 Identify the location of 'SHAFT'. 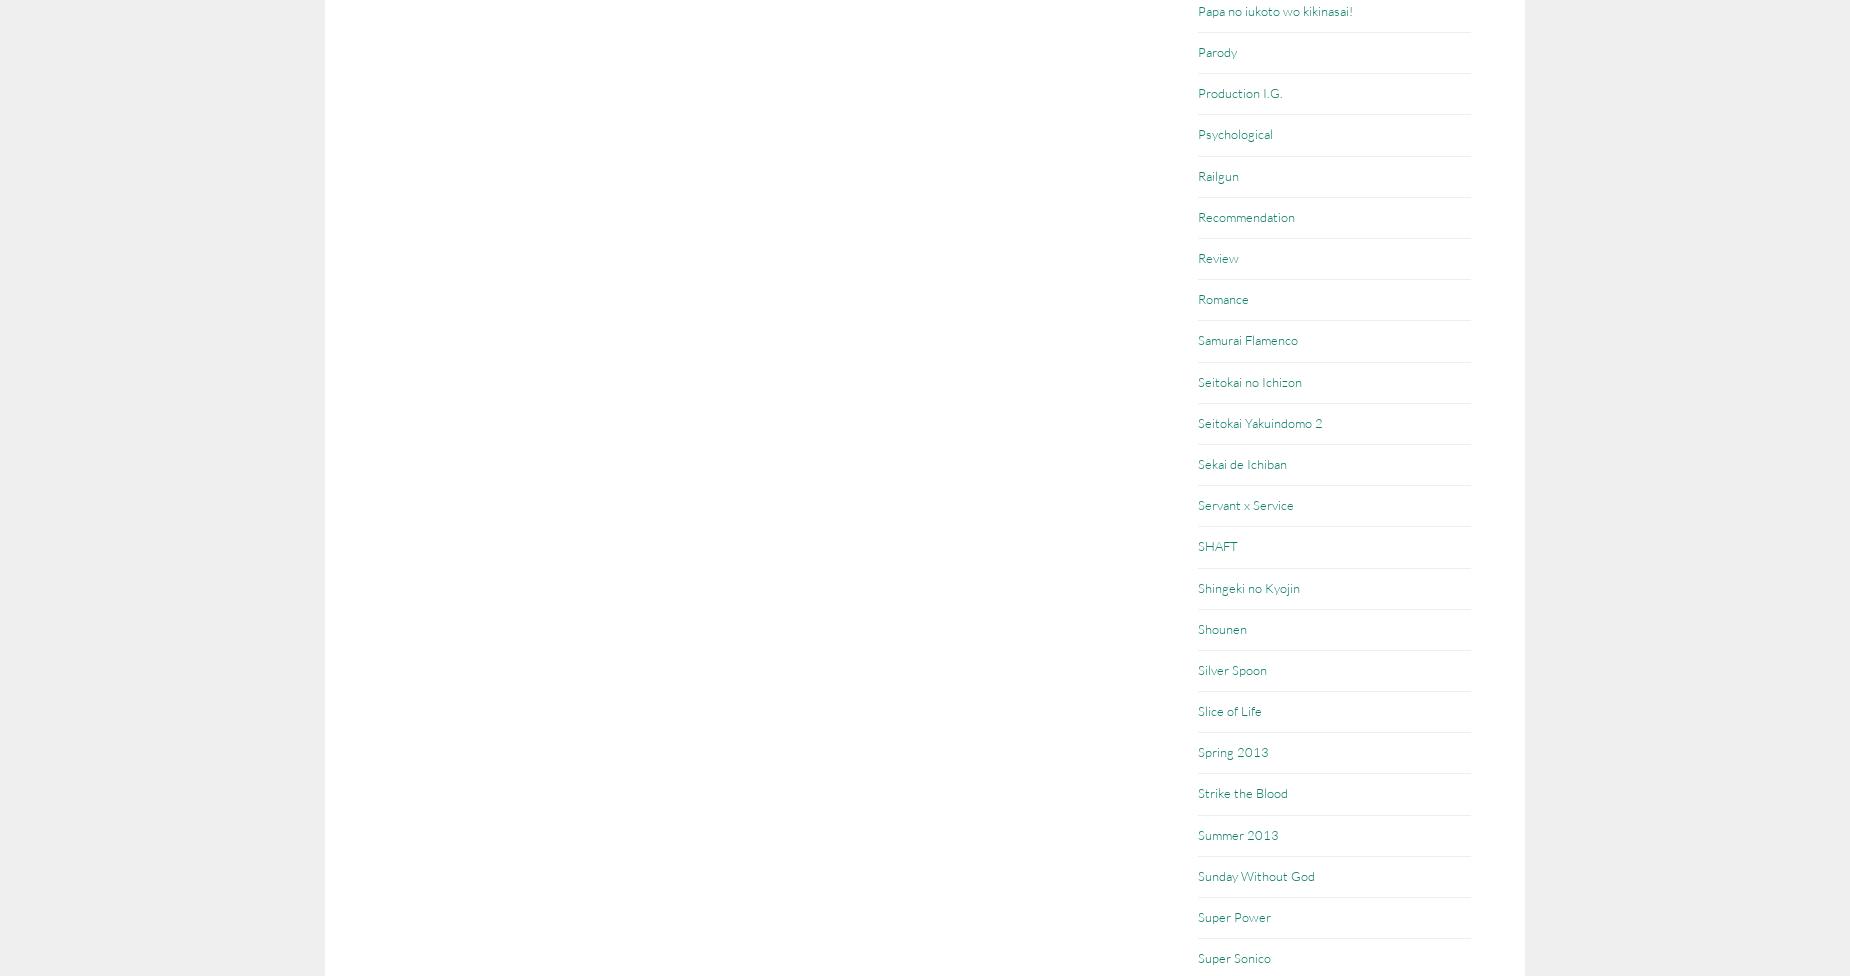
(1217, 545).